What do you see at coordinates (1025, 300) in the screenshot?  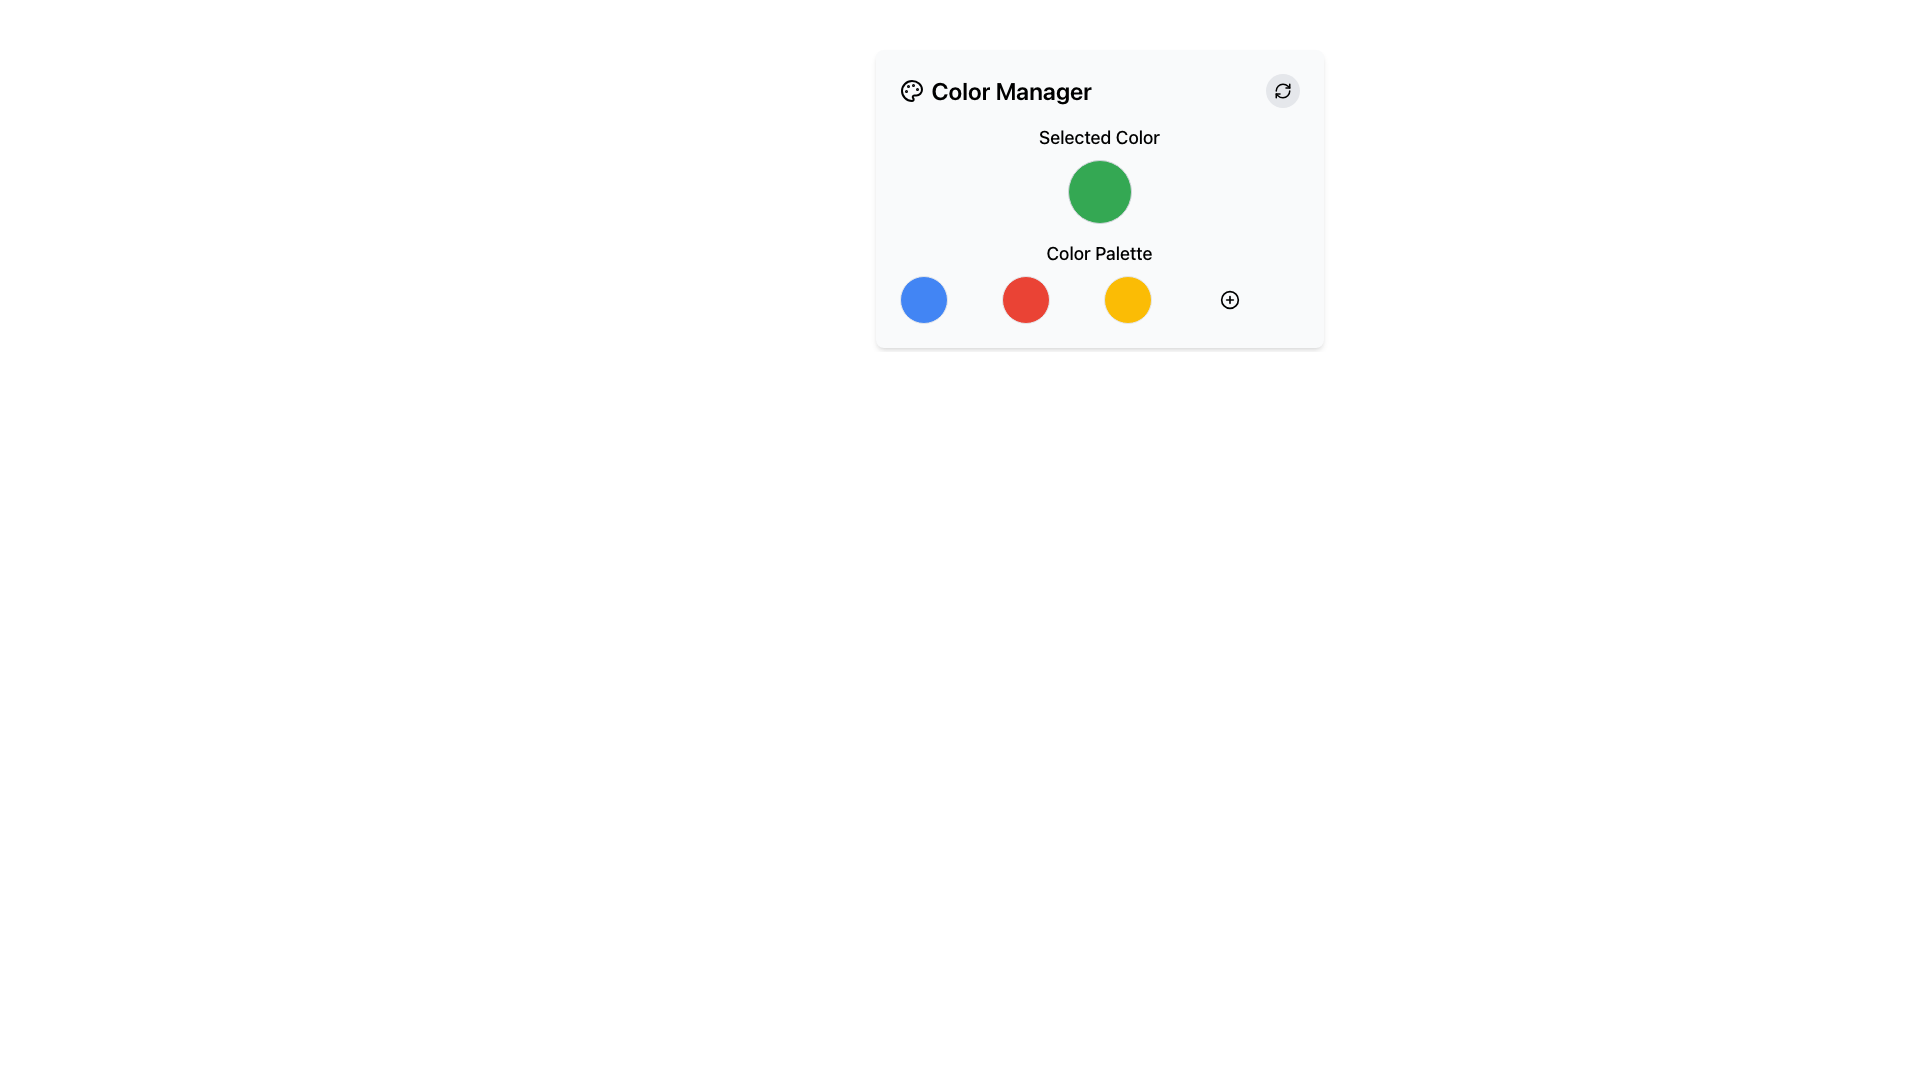 I see `the vibrant red circular button in the Color Manager module, which is the second item in a grid layout of four primary circular elements` at bounding box center [1025, 300].